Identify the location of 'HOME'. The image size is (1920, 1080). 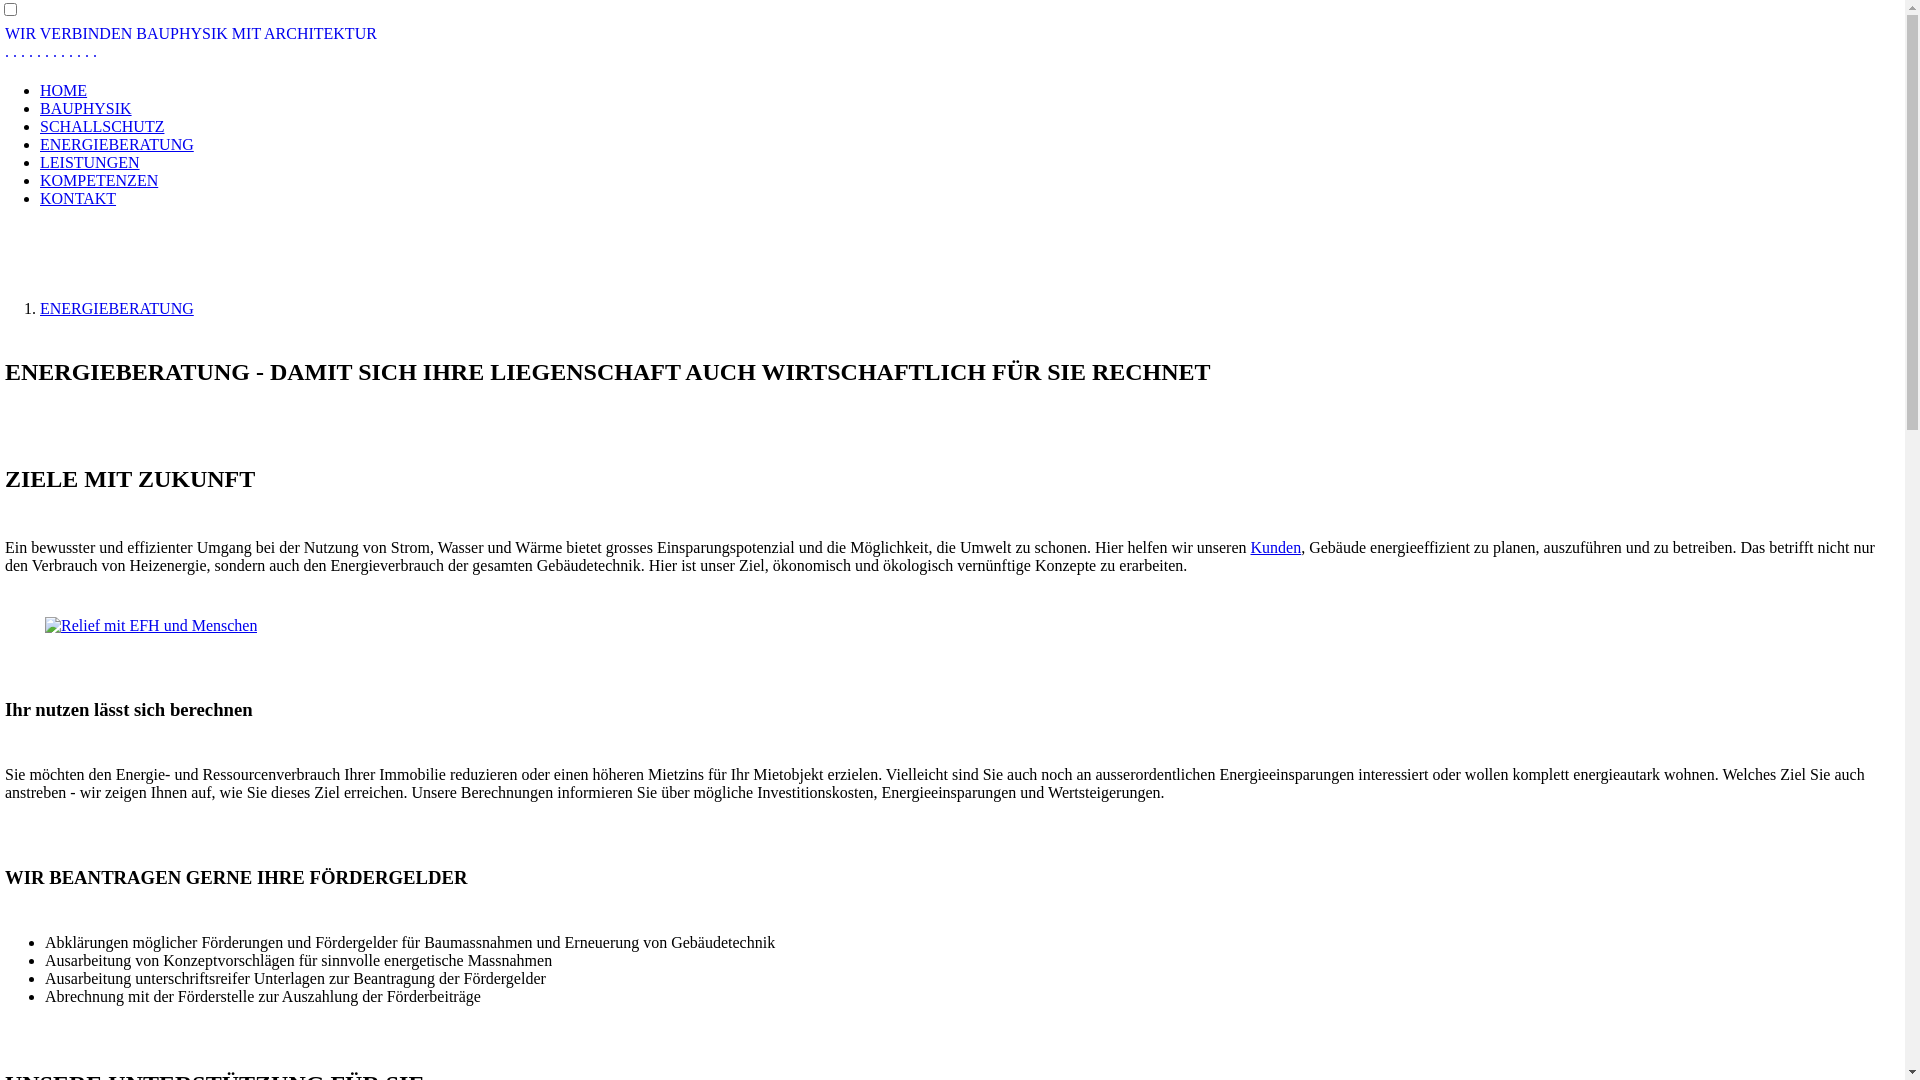
(63, 90).